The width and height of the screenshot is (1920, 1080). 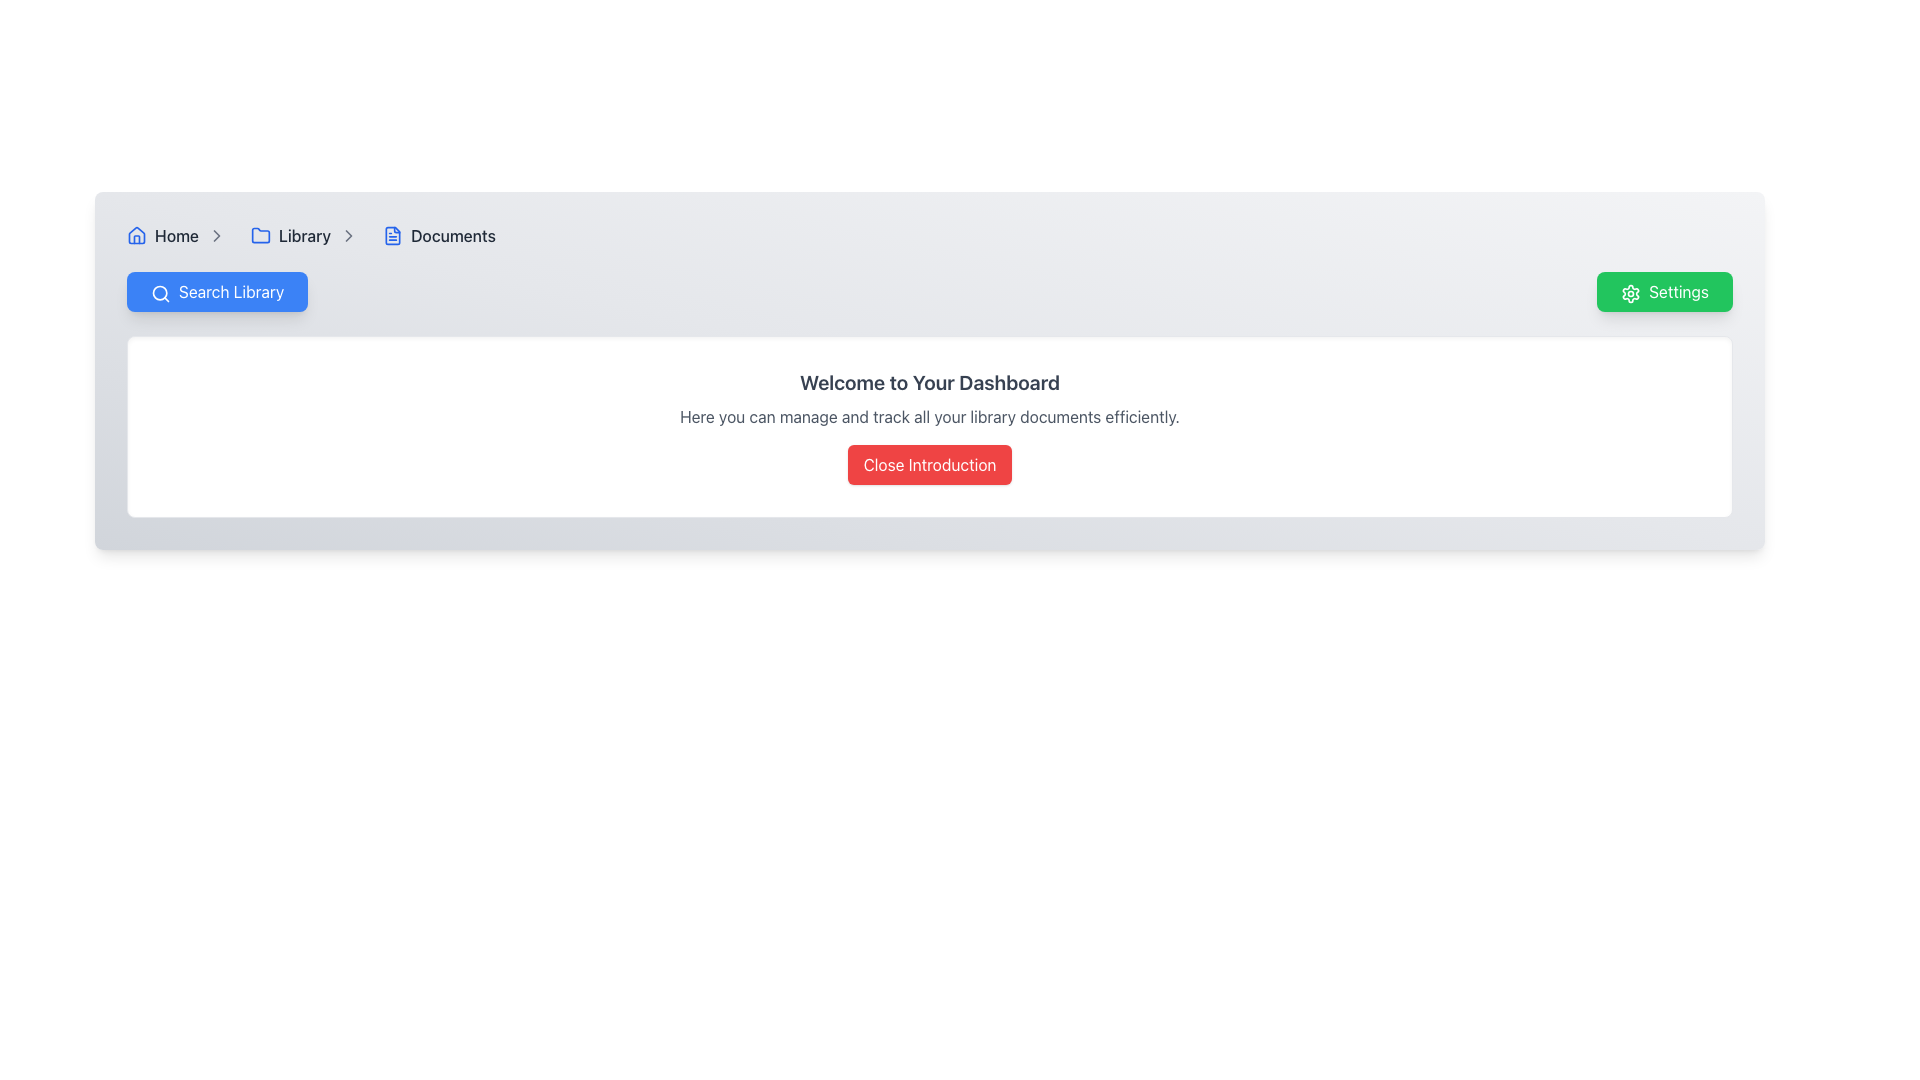 I want to click on the icon representing the Library section, so click(x=259, y=234).